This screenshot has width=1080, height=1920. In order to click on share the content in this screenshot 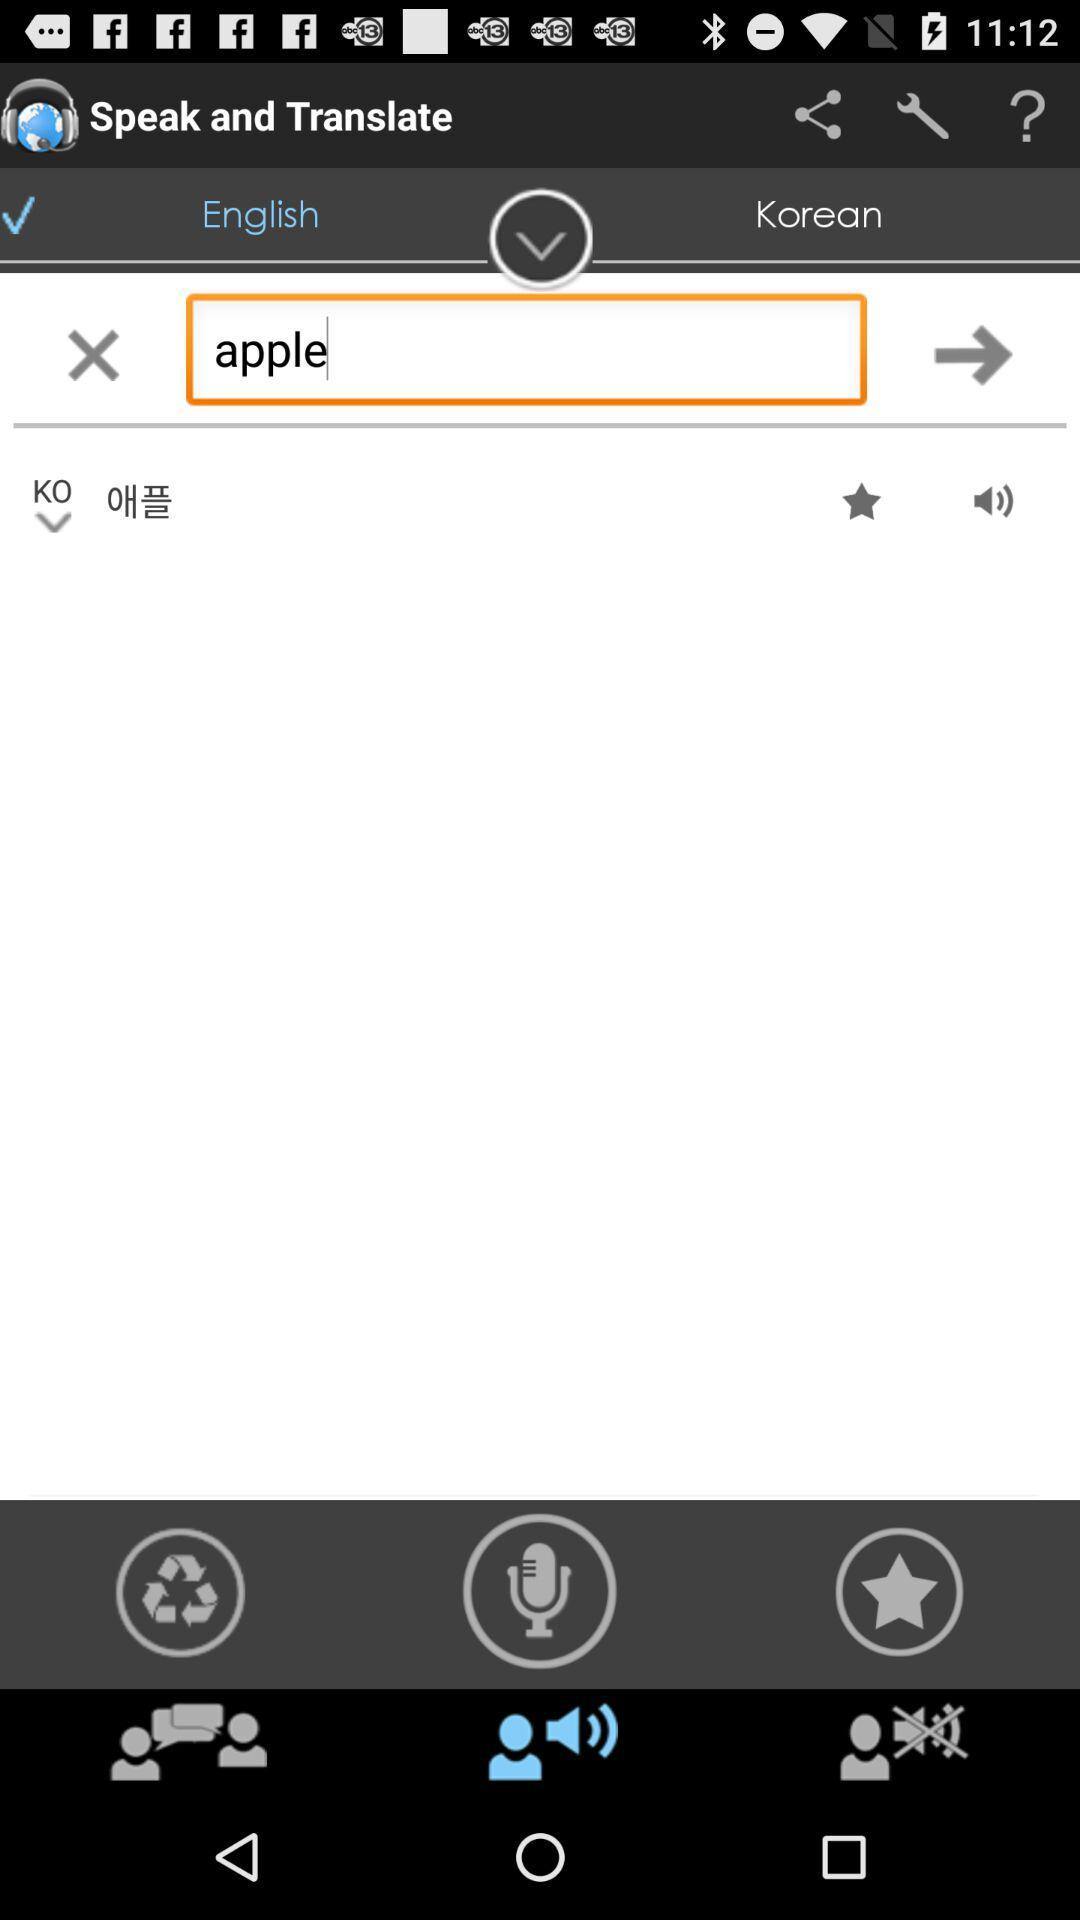, I will do `click(180, 1590)`.